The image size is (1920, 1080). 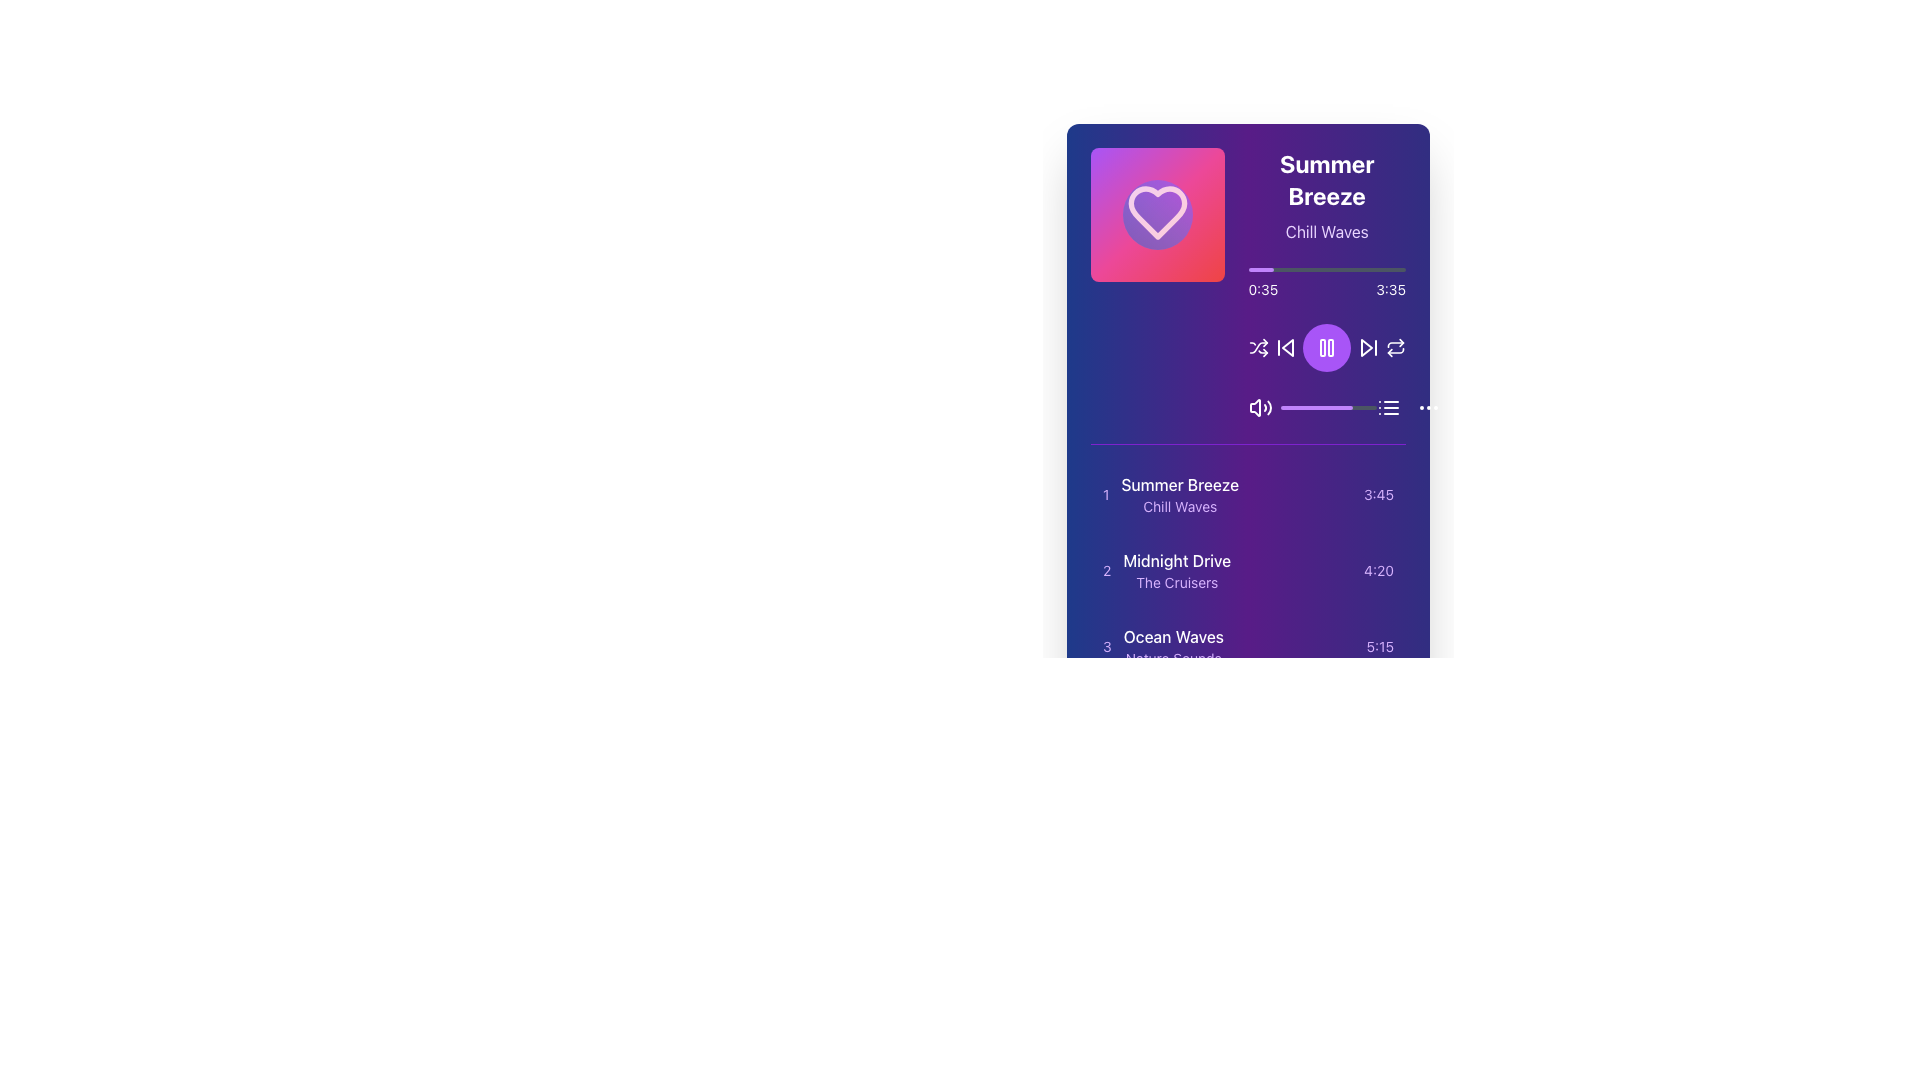 What do you see at coordinates (1327, 270) in the screenshot?
I see `visual progress of the thin horizontal progress bar located under 'Summer Breeze' and above the audio control buttons` at bounding box center [1327, 270].